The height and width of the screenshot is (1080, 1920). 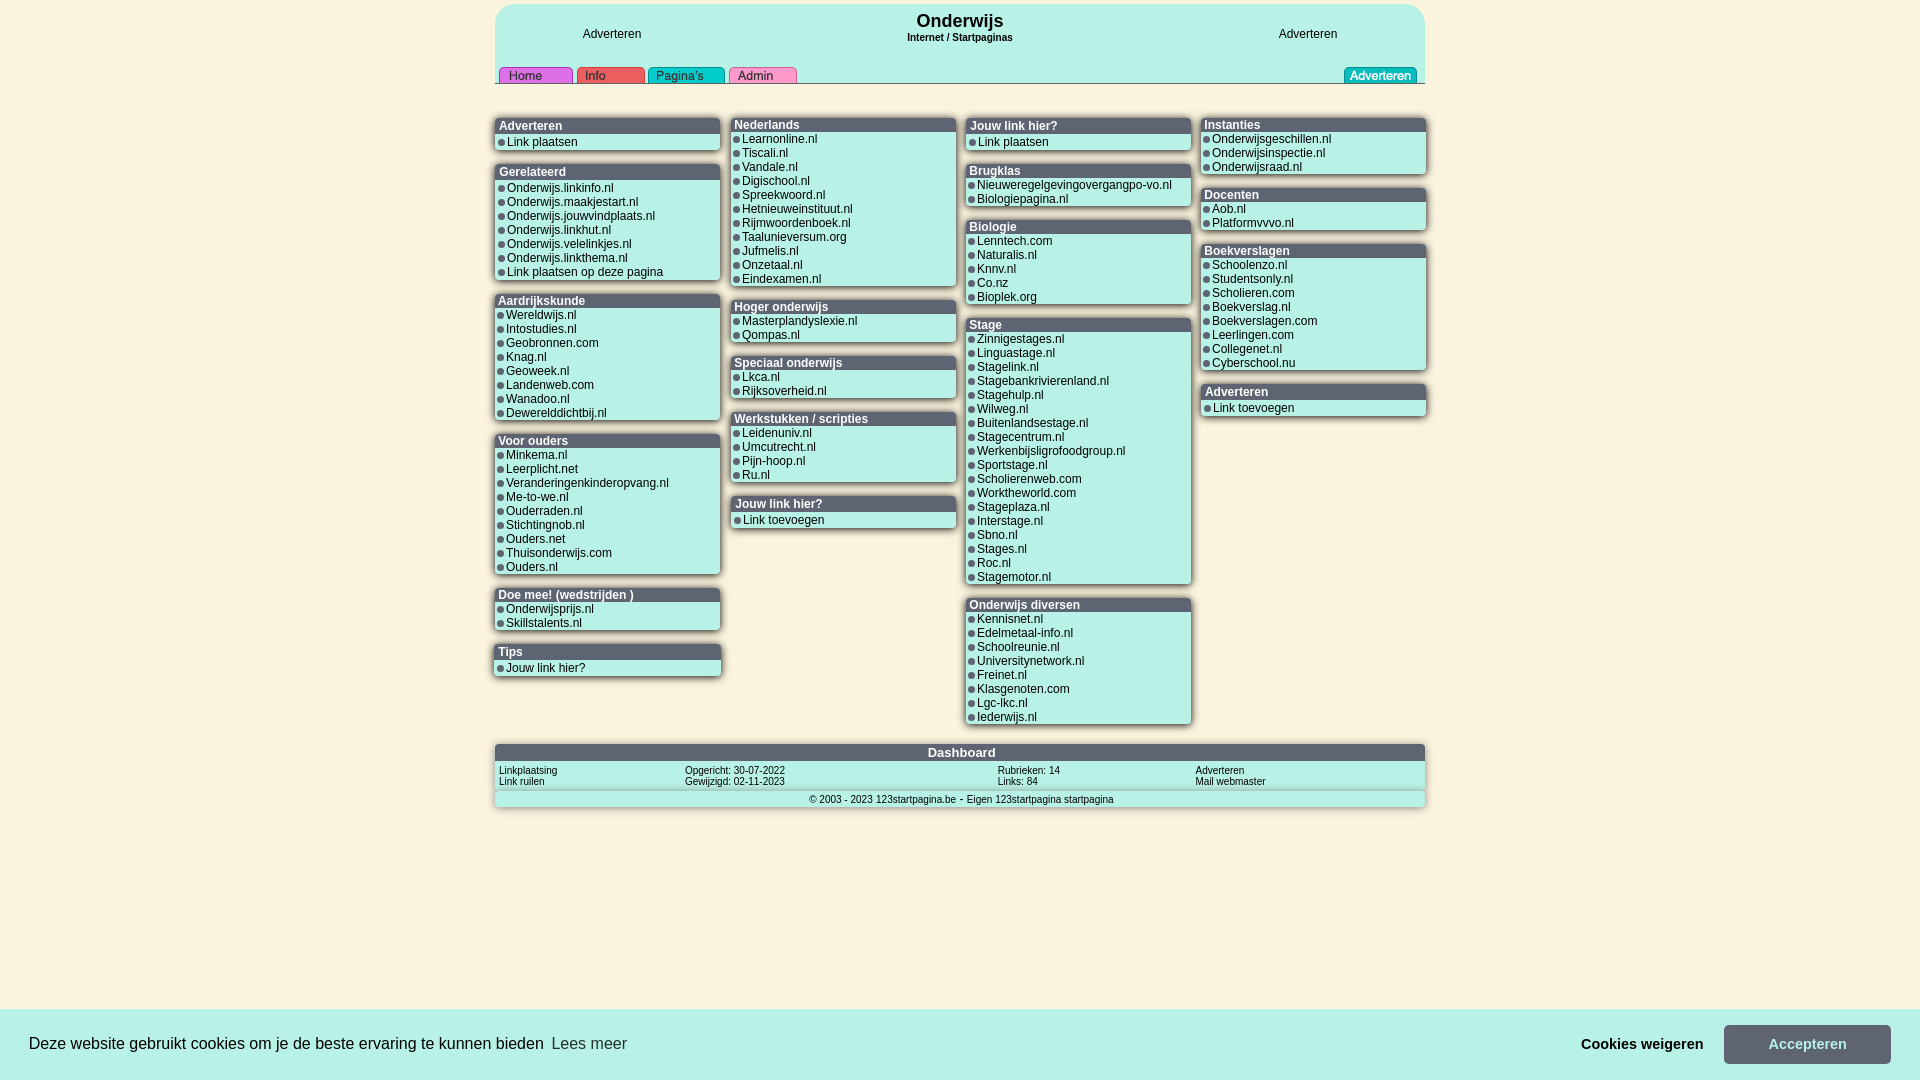 I want to click on 'Stagelink.nl', so click(x=1008, y=366).